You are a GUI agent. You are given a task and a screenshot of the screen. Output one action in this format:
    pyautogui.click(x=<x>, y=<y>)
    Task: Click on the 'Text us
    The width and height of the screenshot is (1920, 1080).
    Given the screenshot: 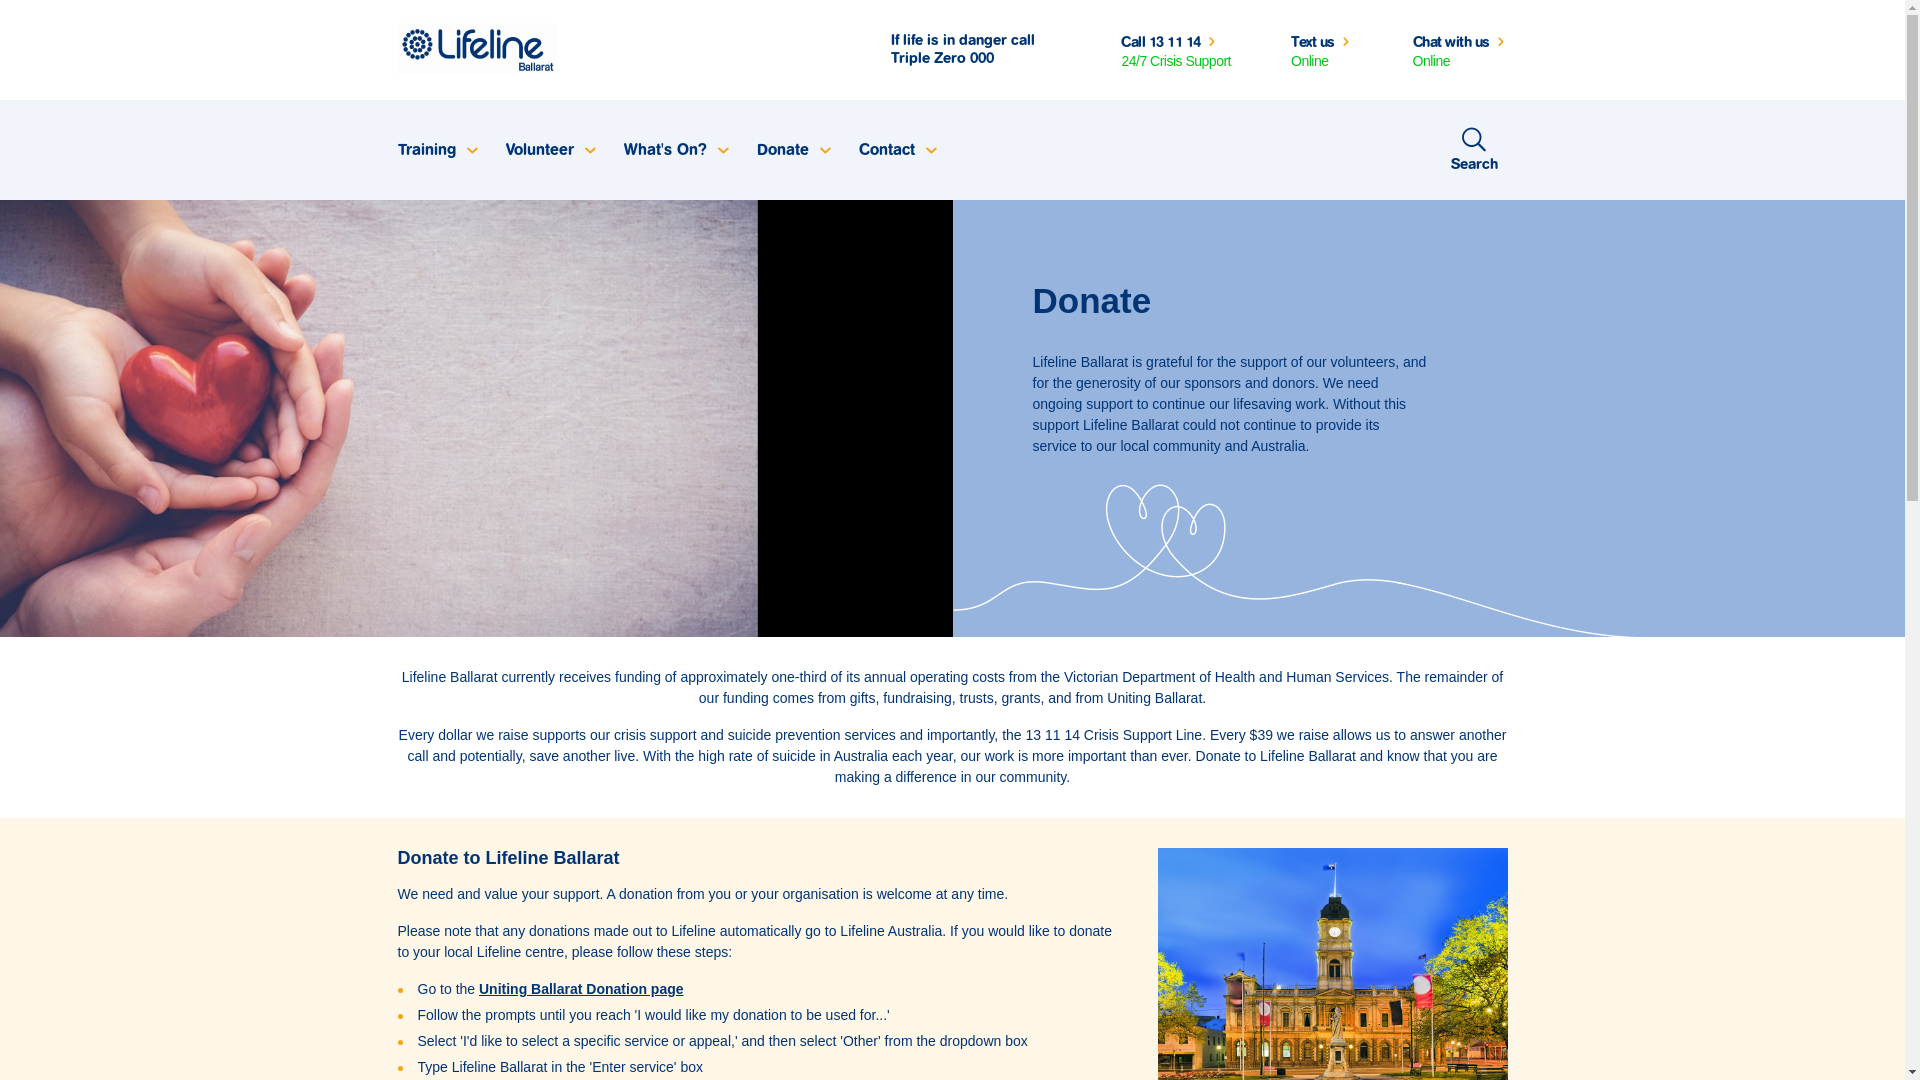 What is the action you would take?
    pyautogui.click(x=1321, y=49)
    